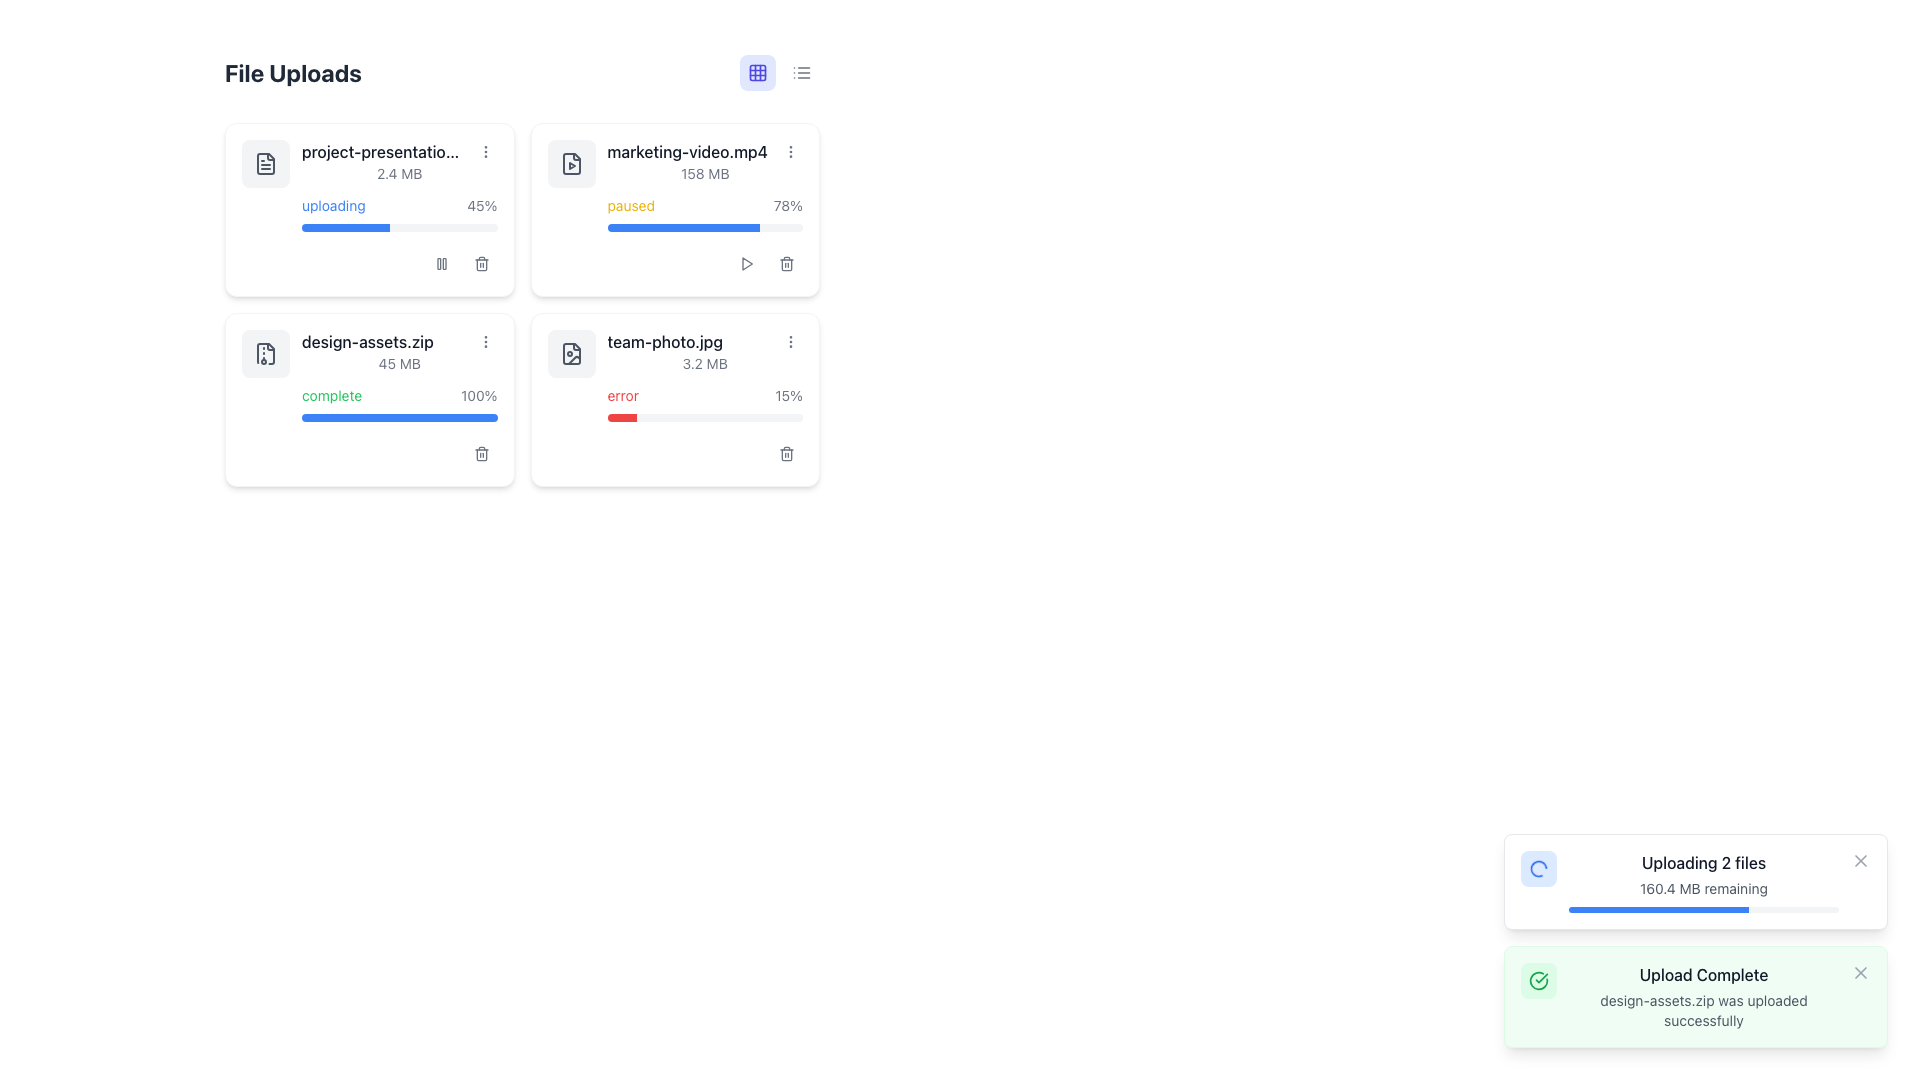 This screenshot has height=1080, width=1920. I want to click on the structural graphical element located in the top-left corner of the 3x3 grid icon in the top-center area of the interface, so click(757, 72).